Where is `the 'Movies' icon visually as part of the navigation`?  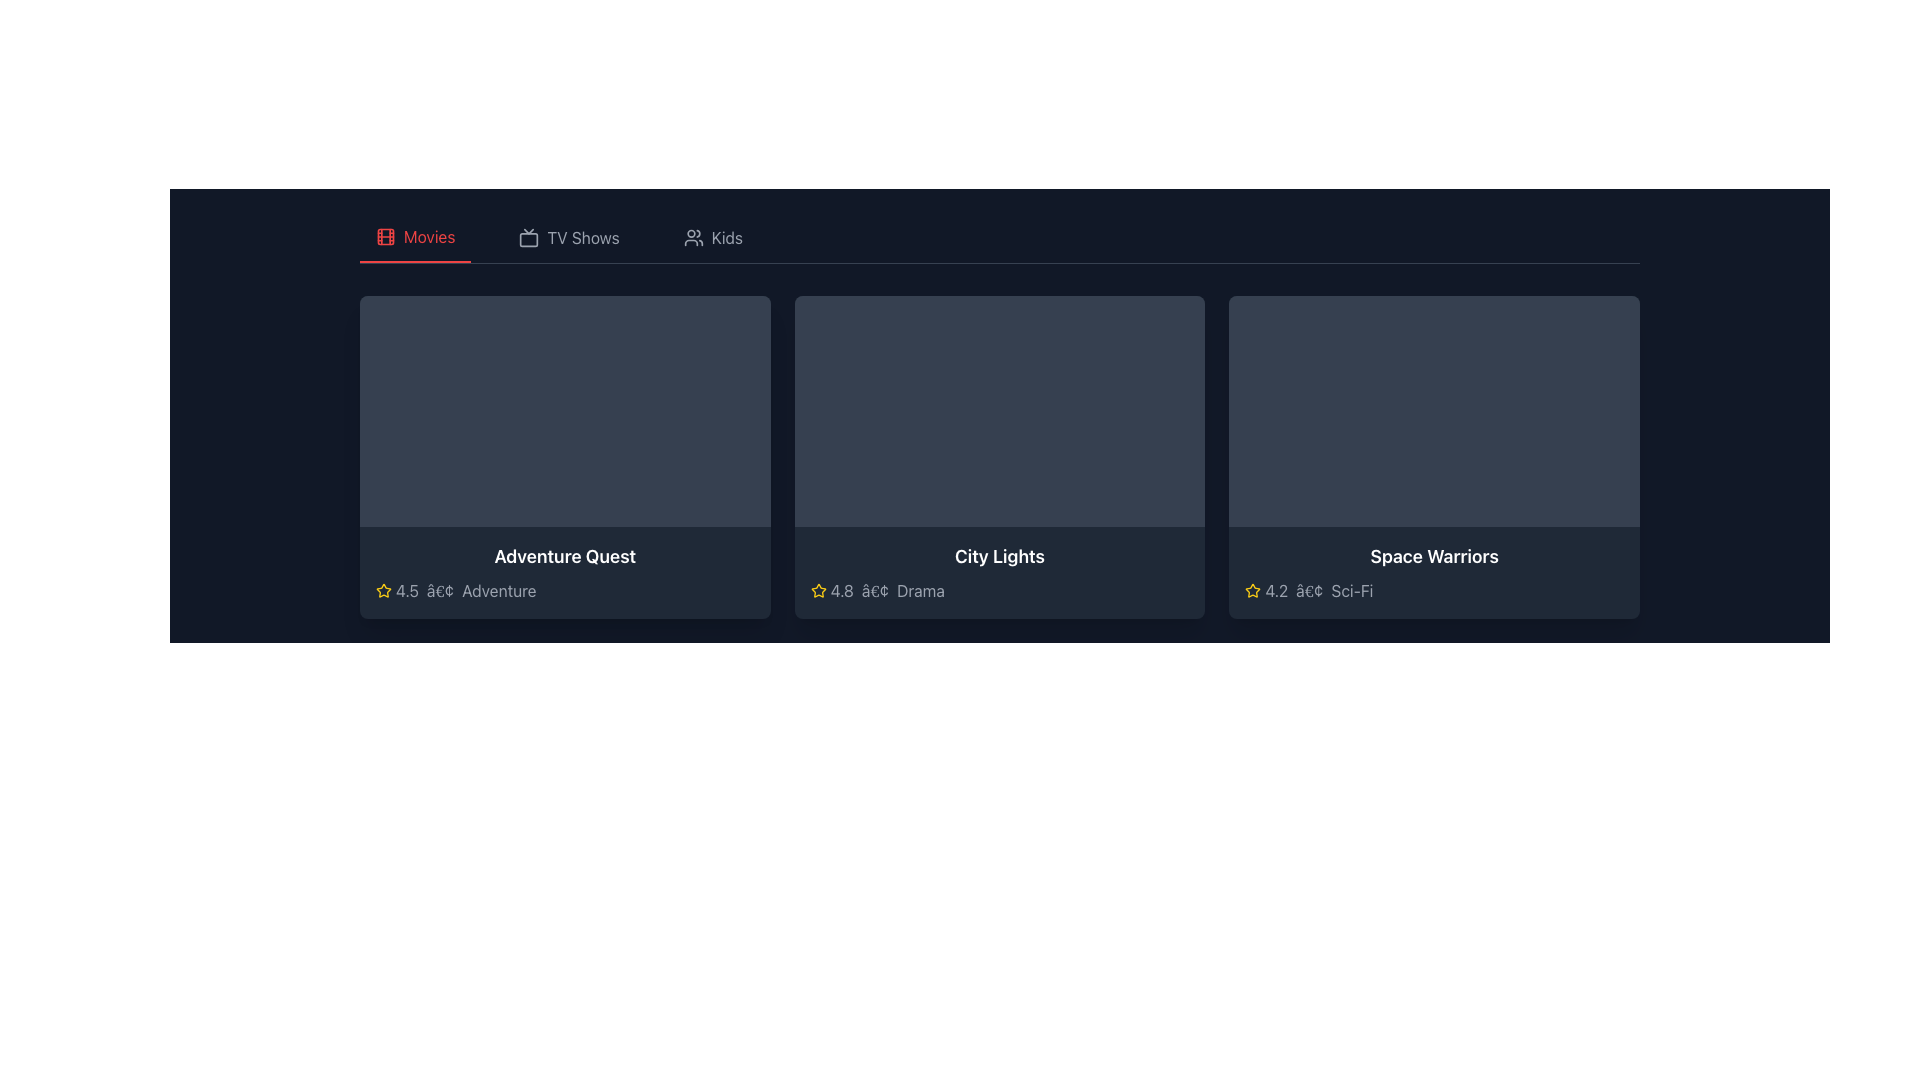 the 'Movies' icon visually as part of the navigation is located at coordinates (385, 235).